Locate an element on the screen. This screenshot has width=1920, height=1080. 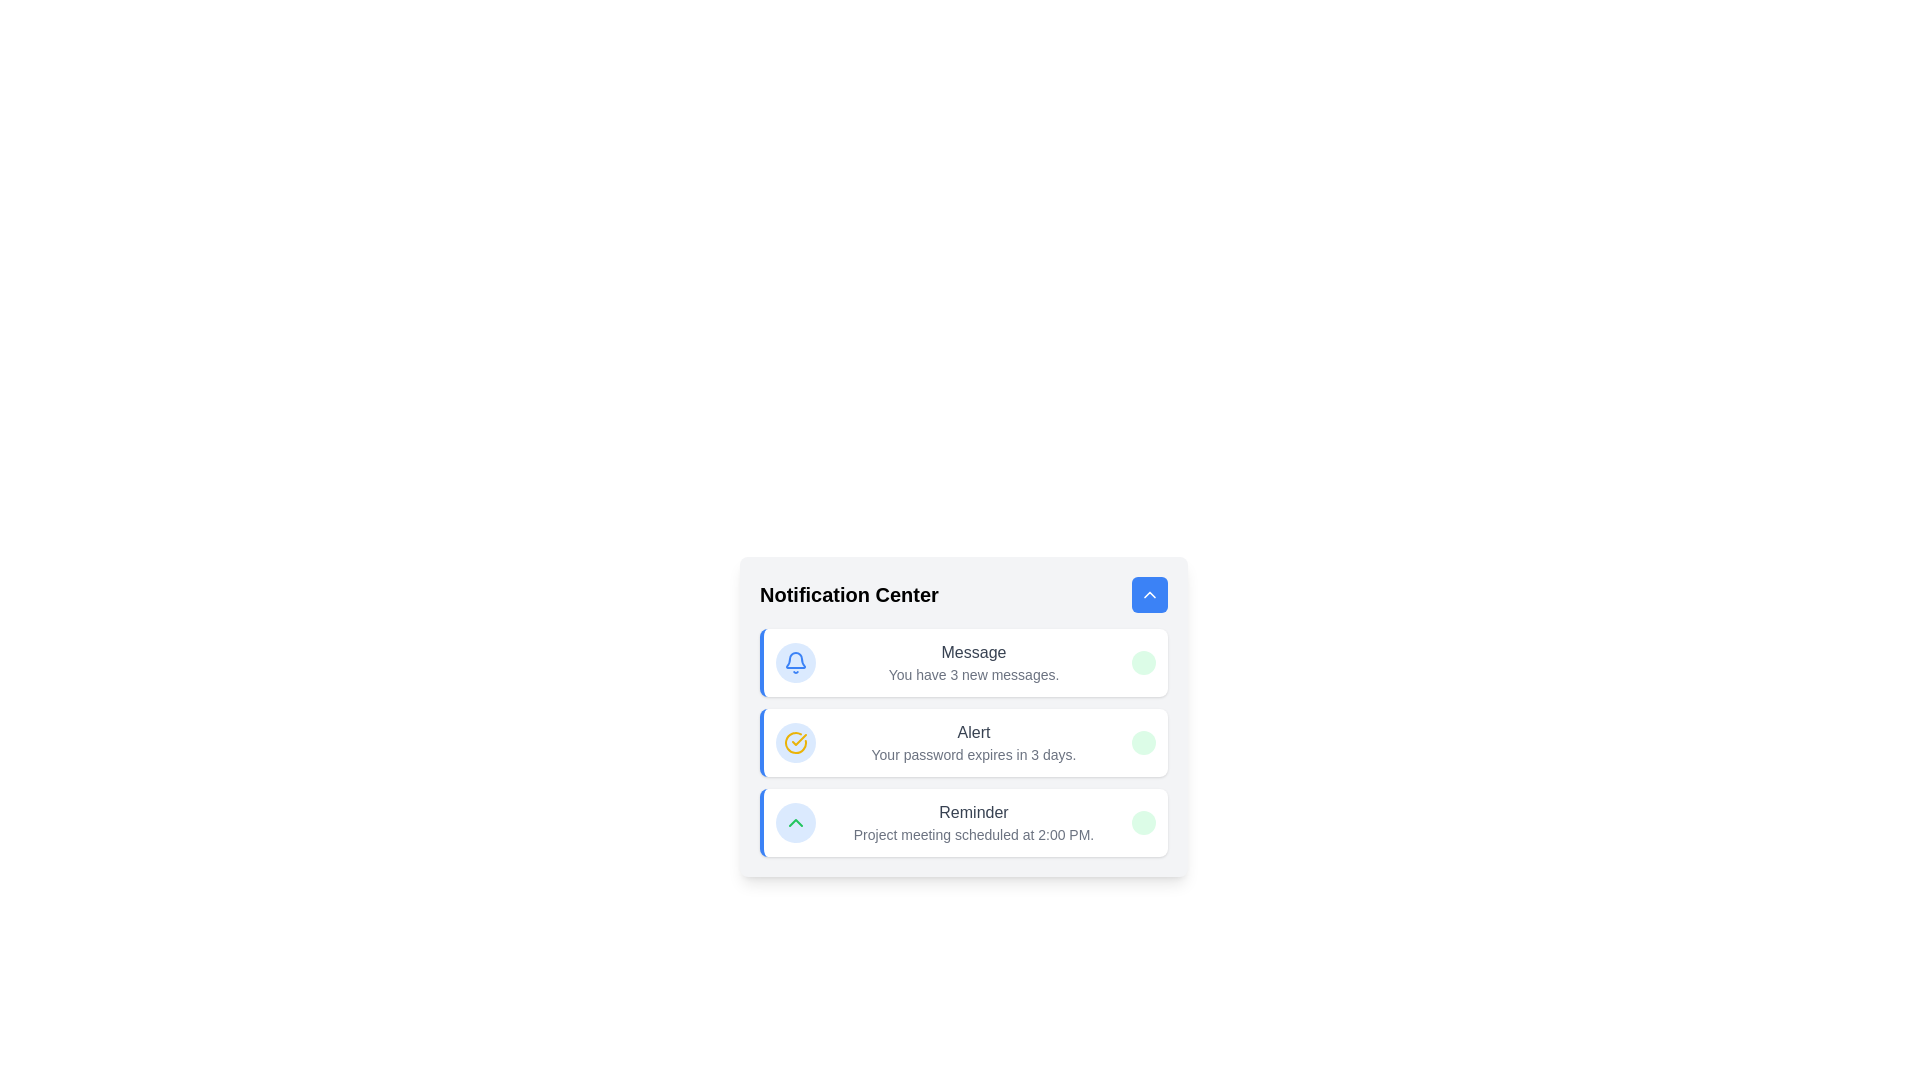
the circular Icon button with a light blue background and a green upward-pointing chevron, located to the left of the 'Reminder' text in the Notification Center is located at coordinates (795, 822).